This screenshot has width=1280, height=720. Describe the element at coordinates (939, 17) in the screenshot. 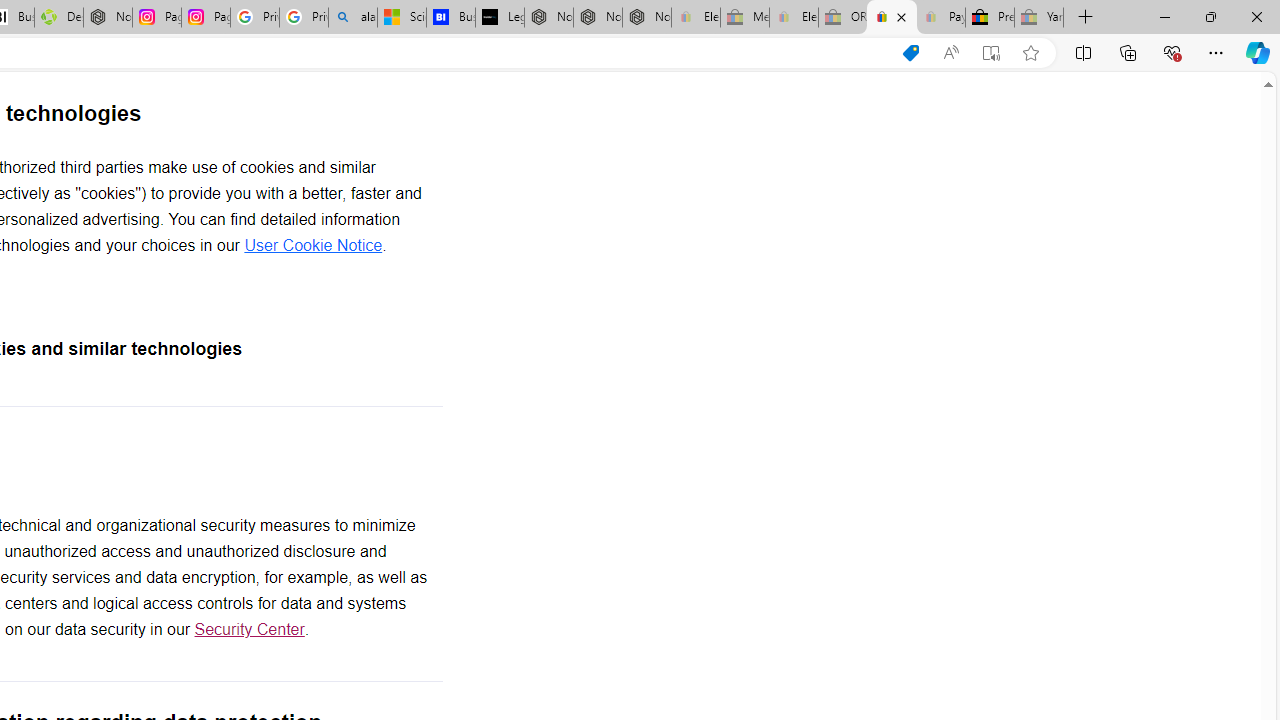

I see `'Payments Terms of Use | eBay.com - Sleeping'` at that location.